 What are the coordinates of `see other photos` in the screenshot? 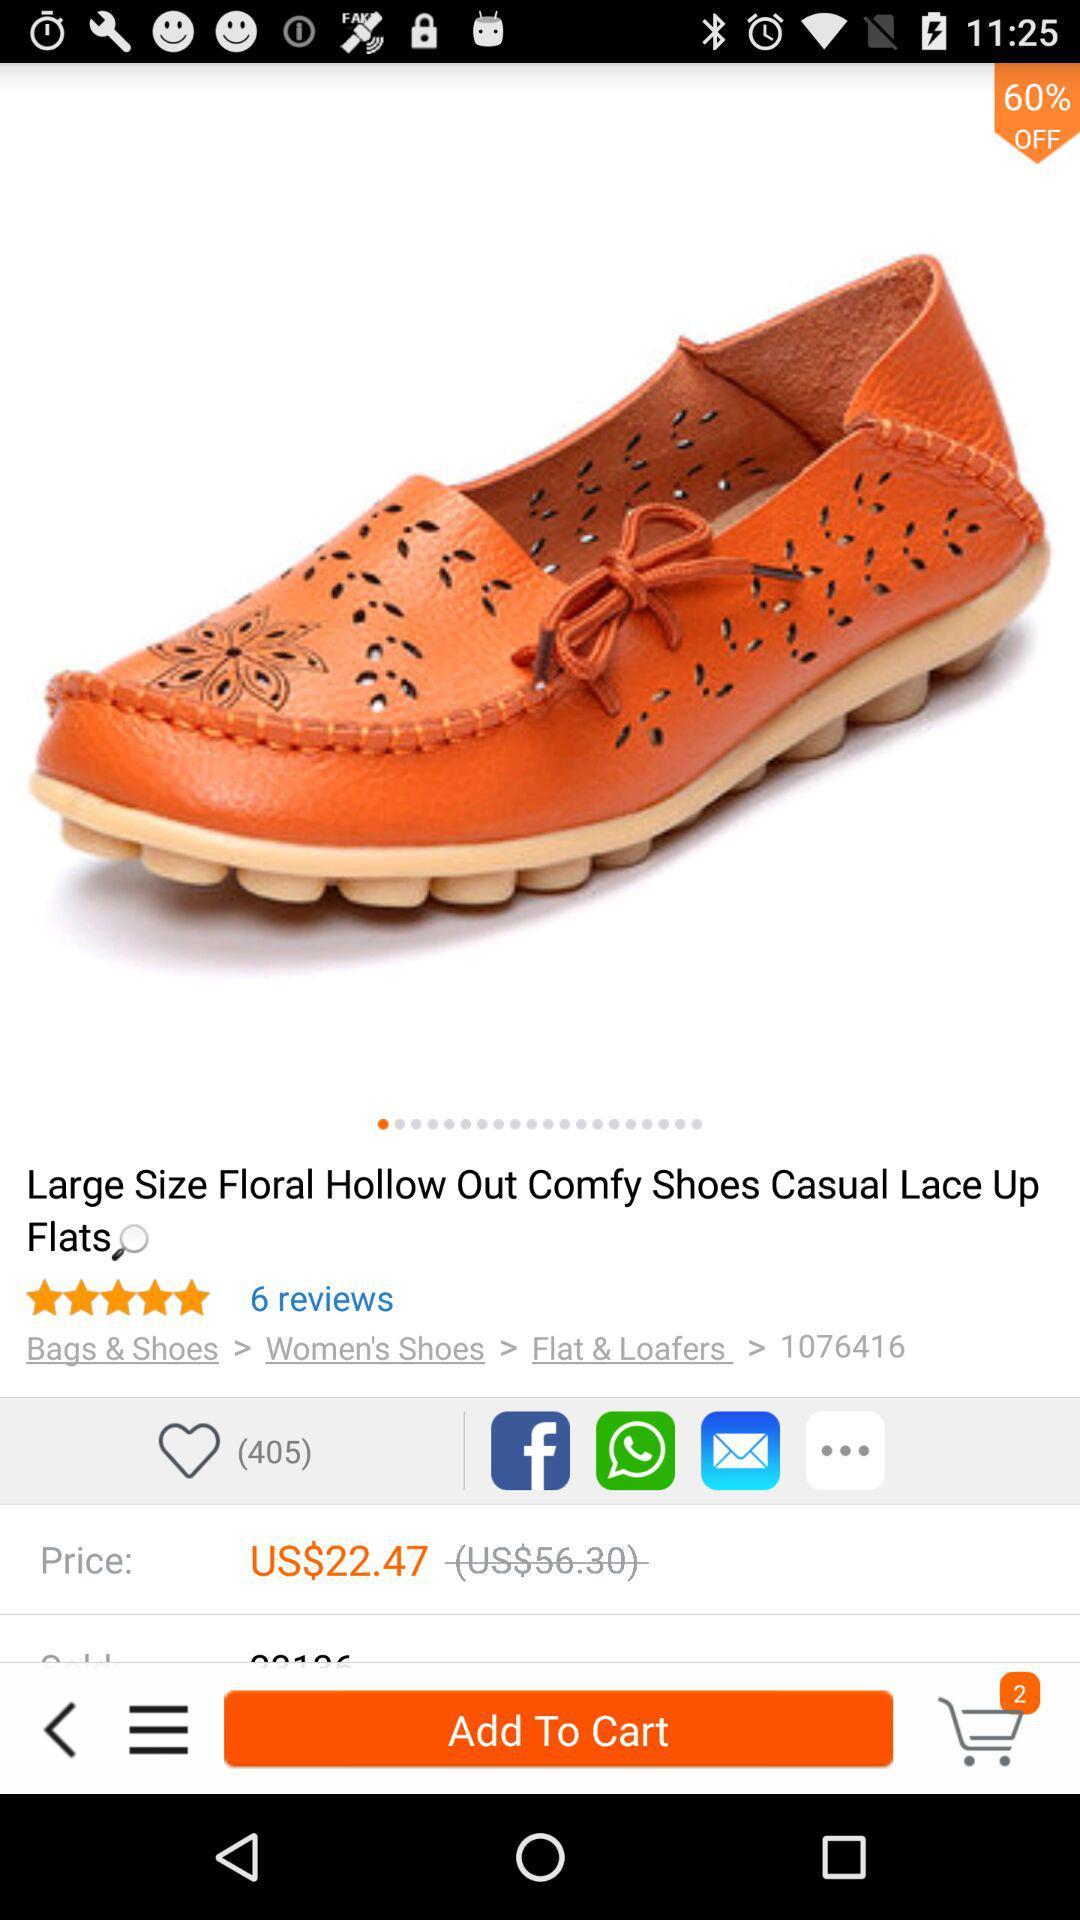 It's located at (695, 1124).